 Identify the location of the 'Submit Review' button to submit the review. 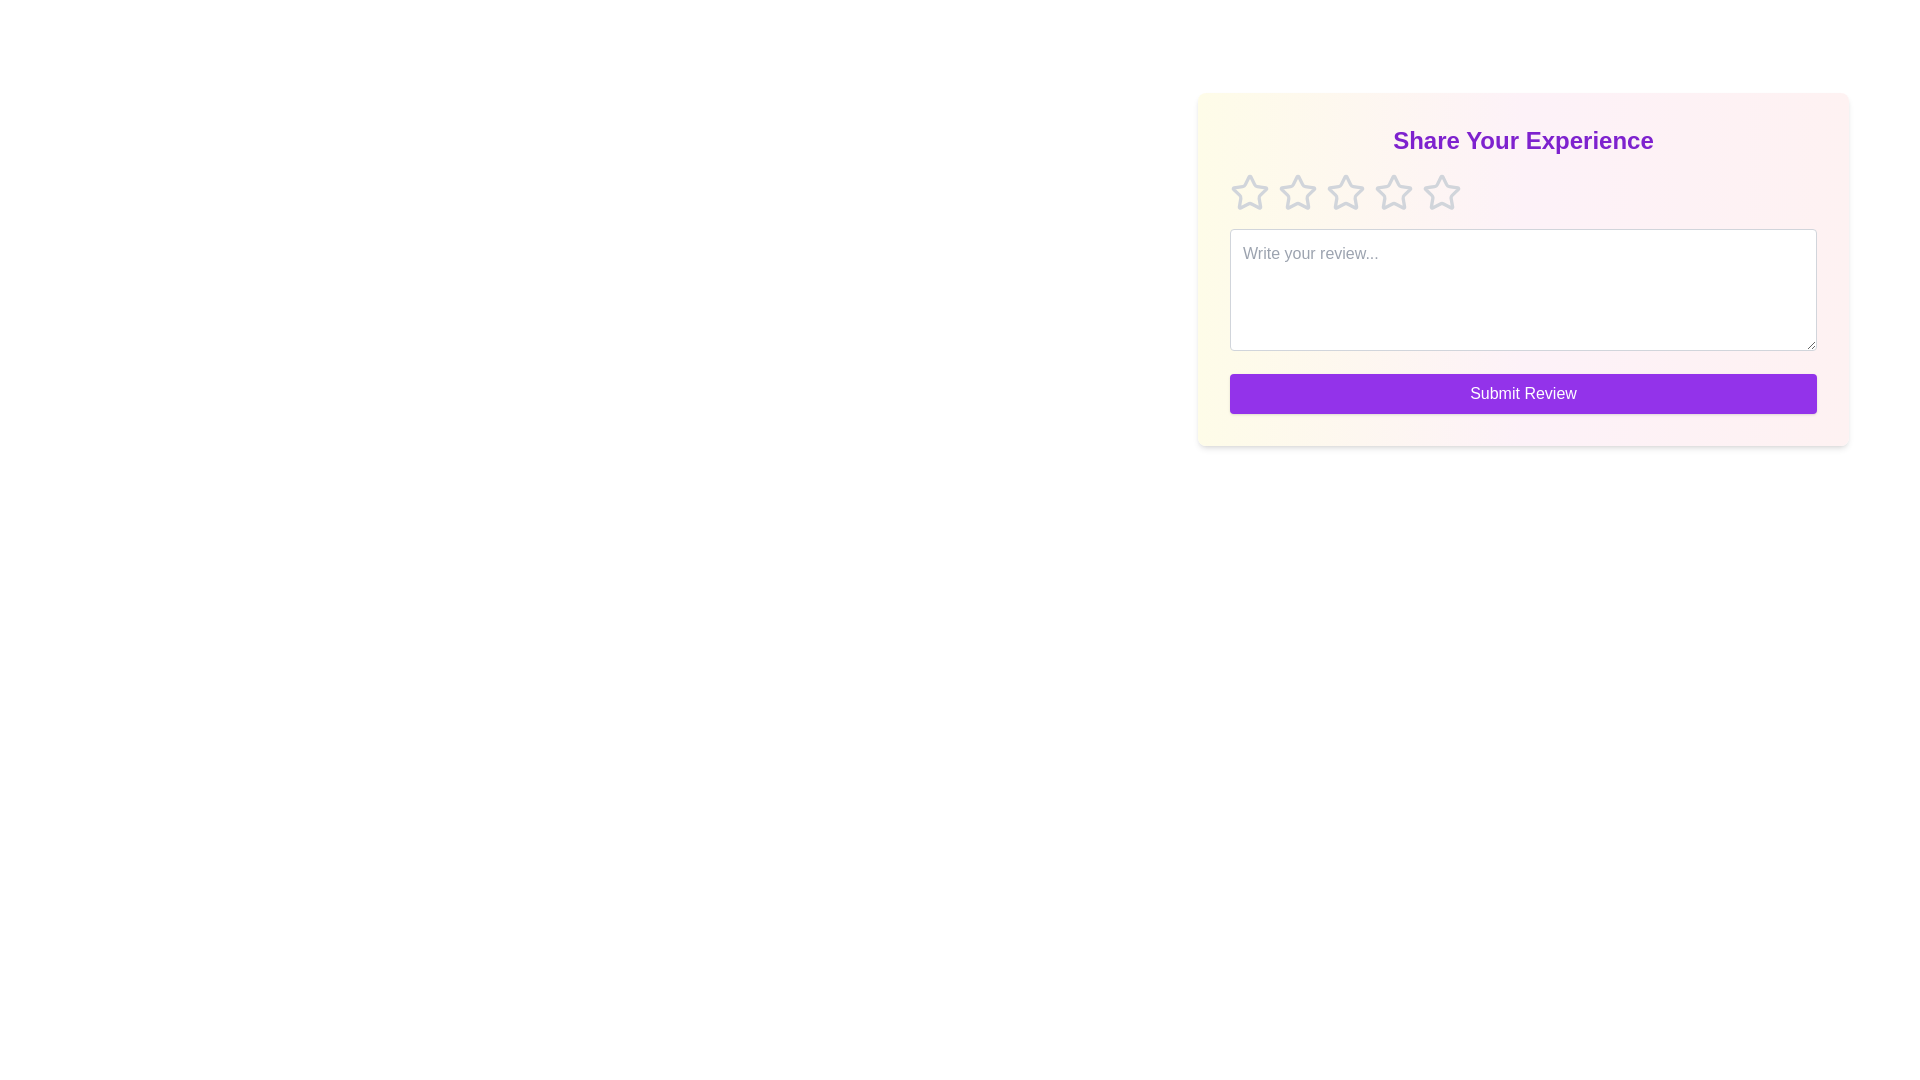
(1522, 393).